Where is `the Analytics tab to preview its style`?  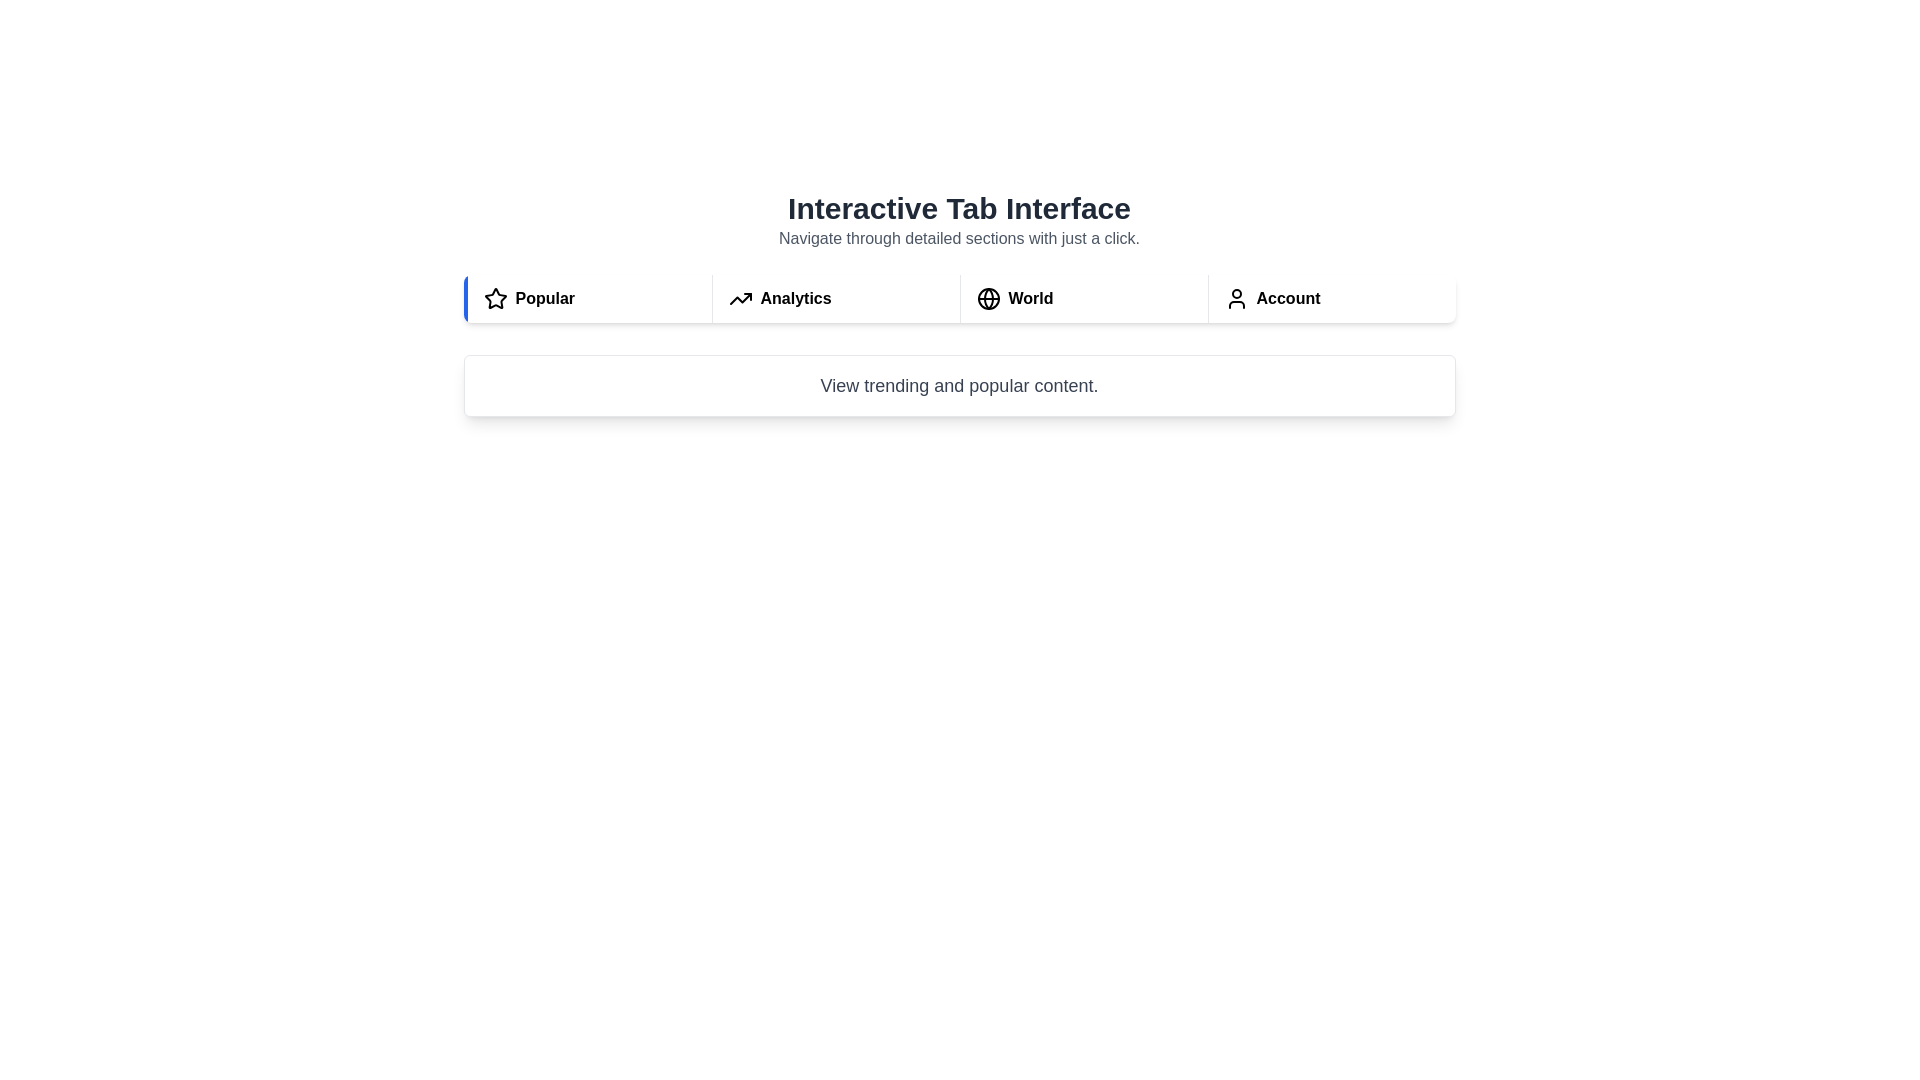 the Analytics tab to preview its style is located at coordinates (835, 299).